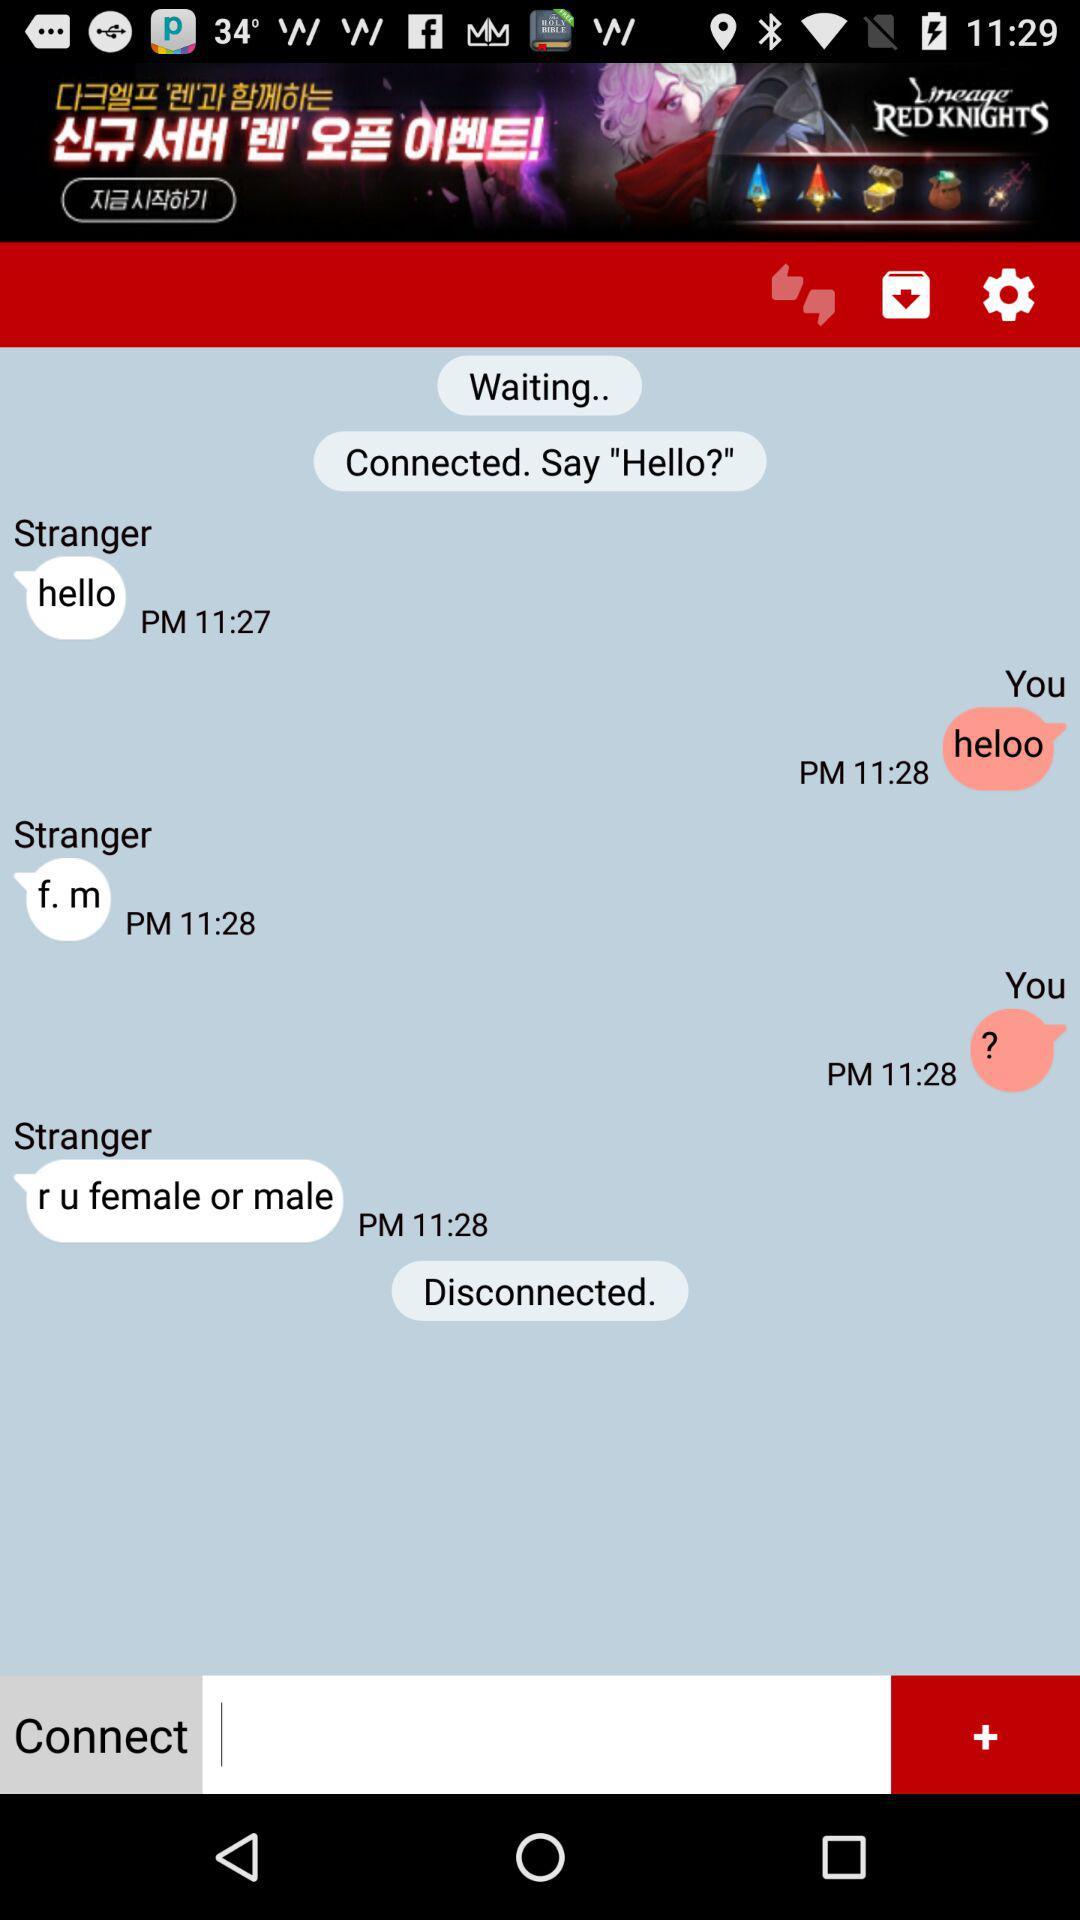 This screenshot has width=1080, height=1920. What do you see at coordinates (802, 293) in the screenshot?
I see `the item above connected. say "hello?" app` at bounding box center [802, 293].